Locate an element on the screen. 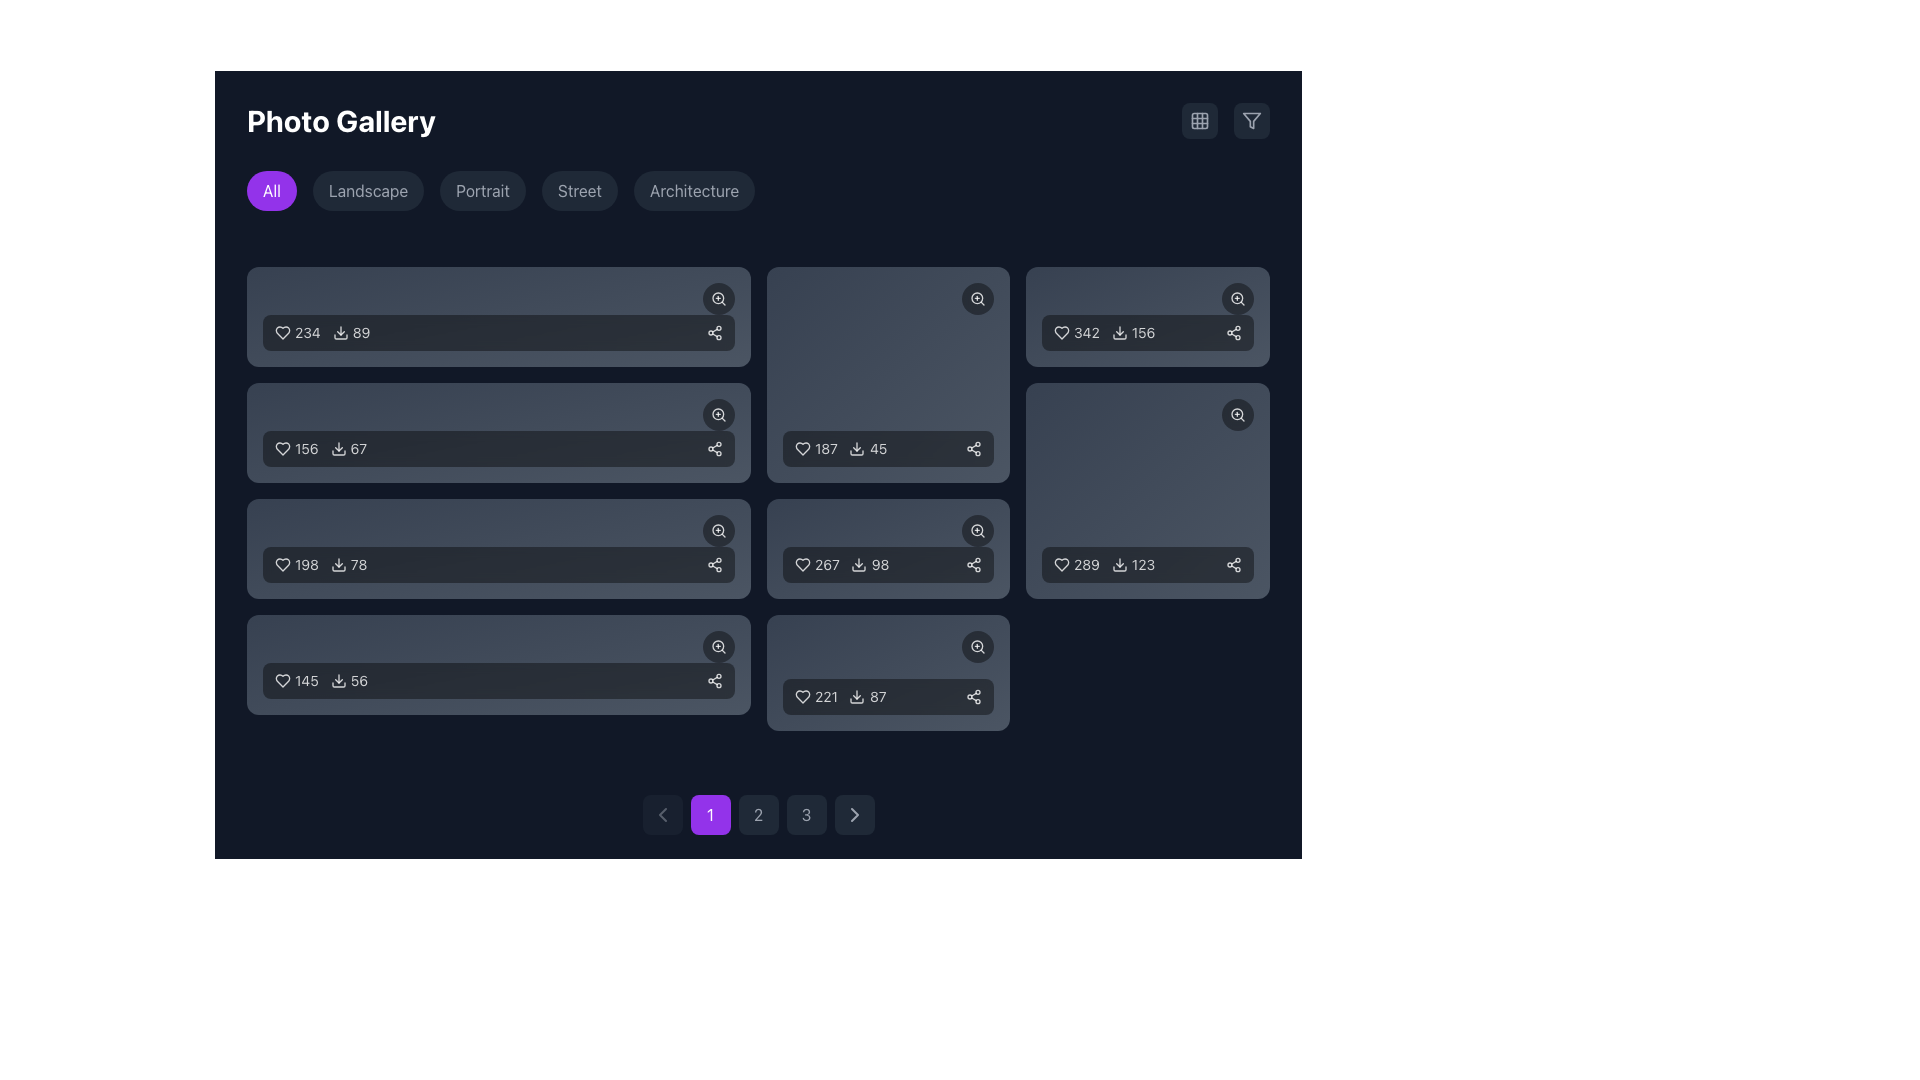 The image size is (1920, 1080). the download button with the downward arrow icon and count '87' is located at coordinates (867, 696).